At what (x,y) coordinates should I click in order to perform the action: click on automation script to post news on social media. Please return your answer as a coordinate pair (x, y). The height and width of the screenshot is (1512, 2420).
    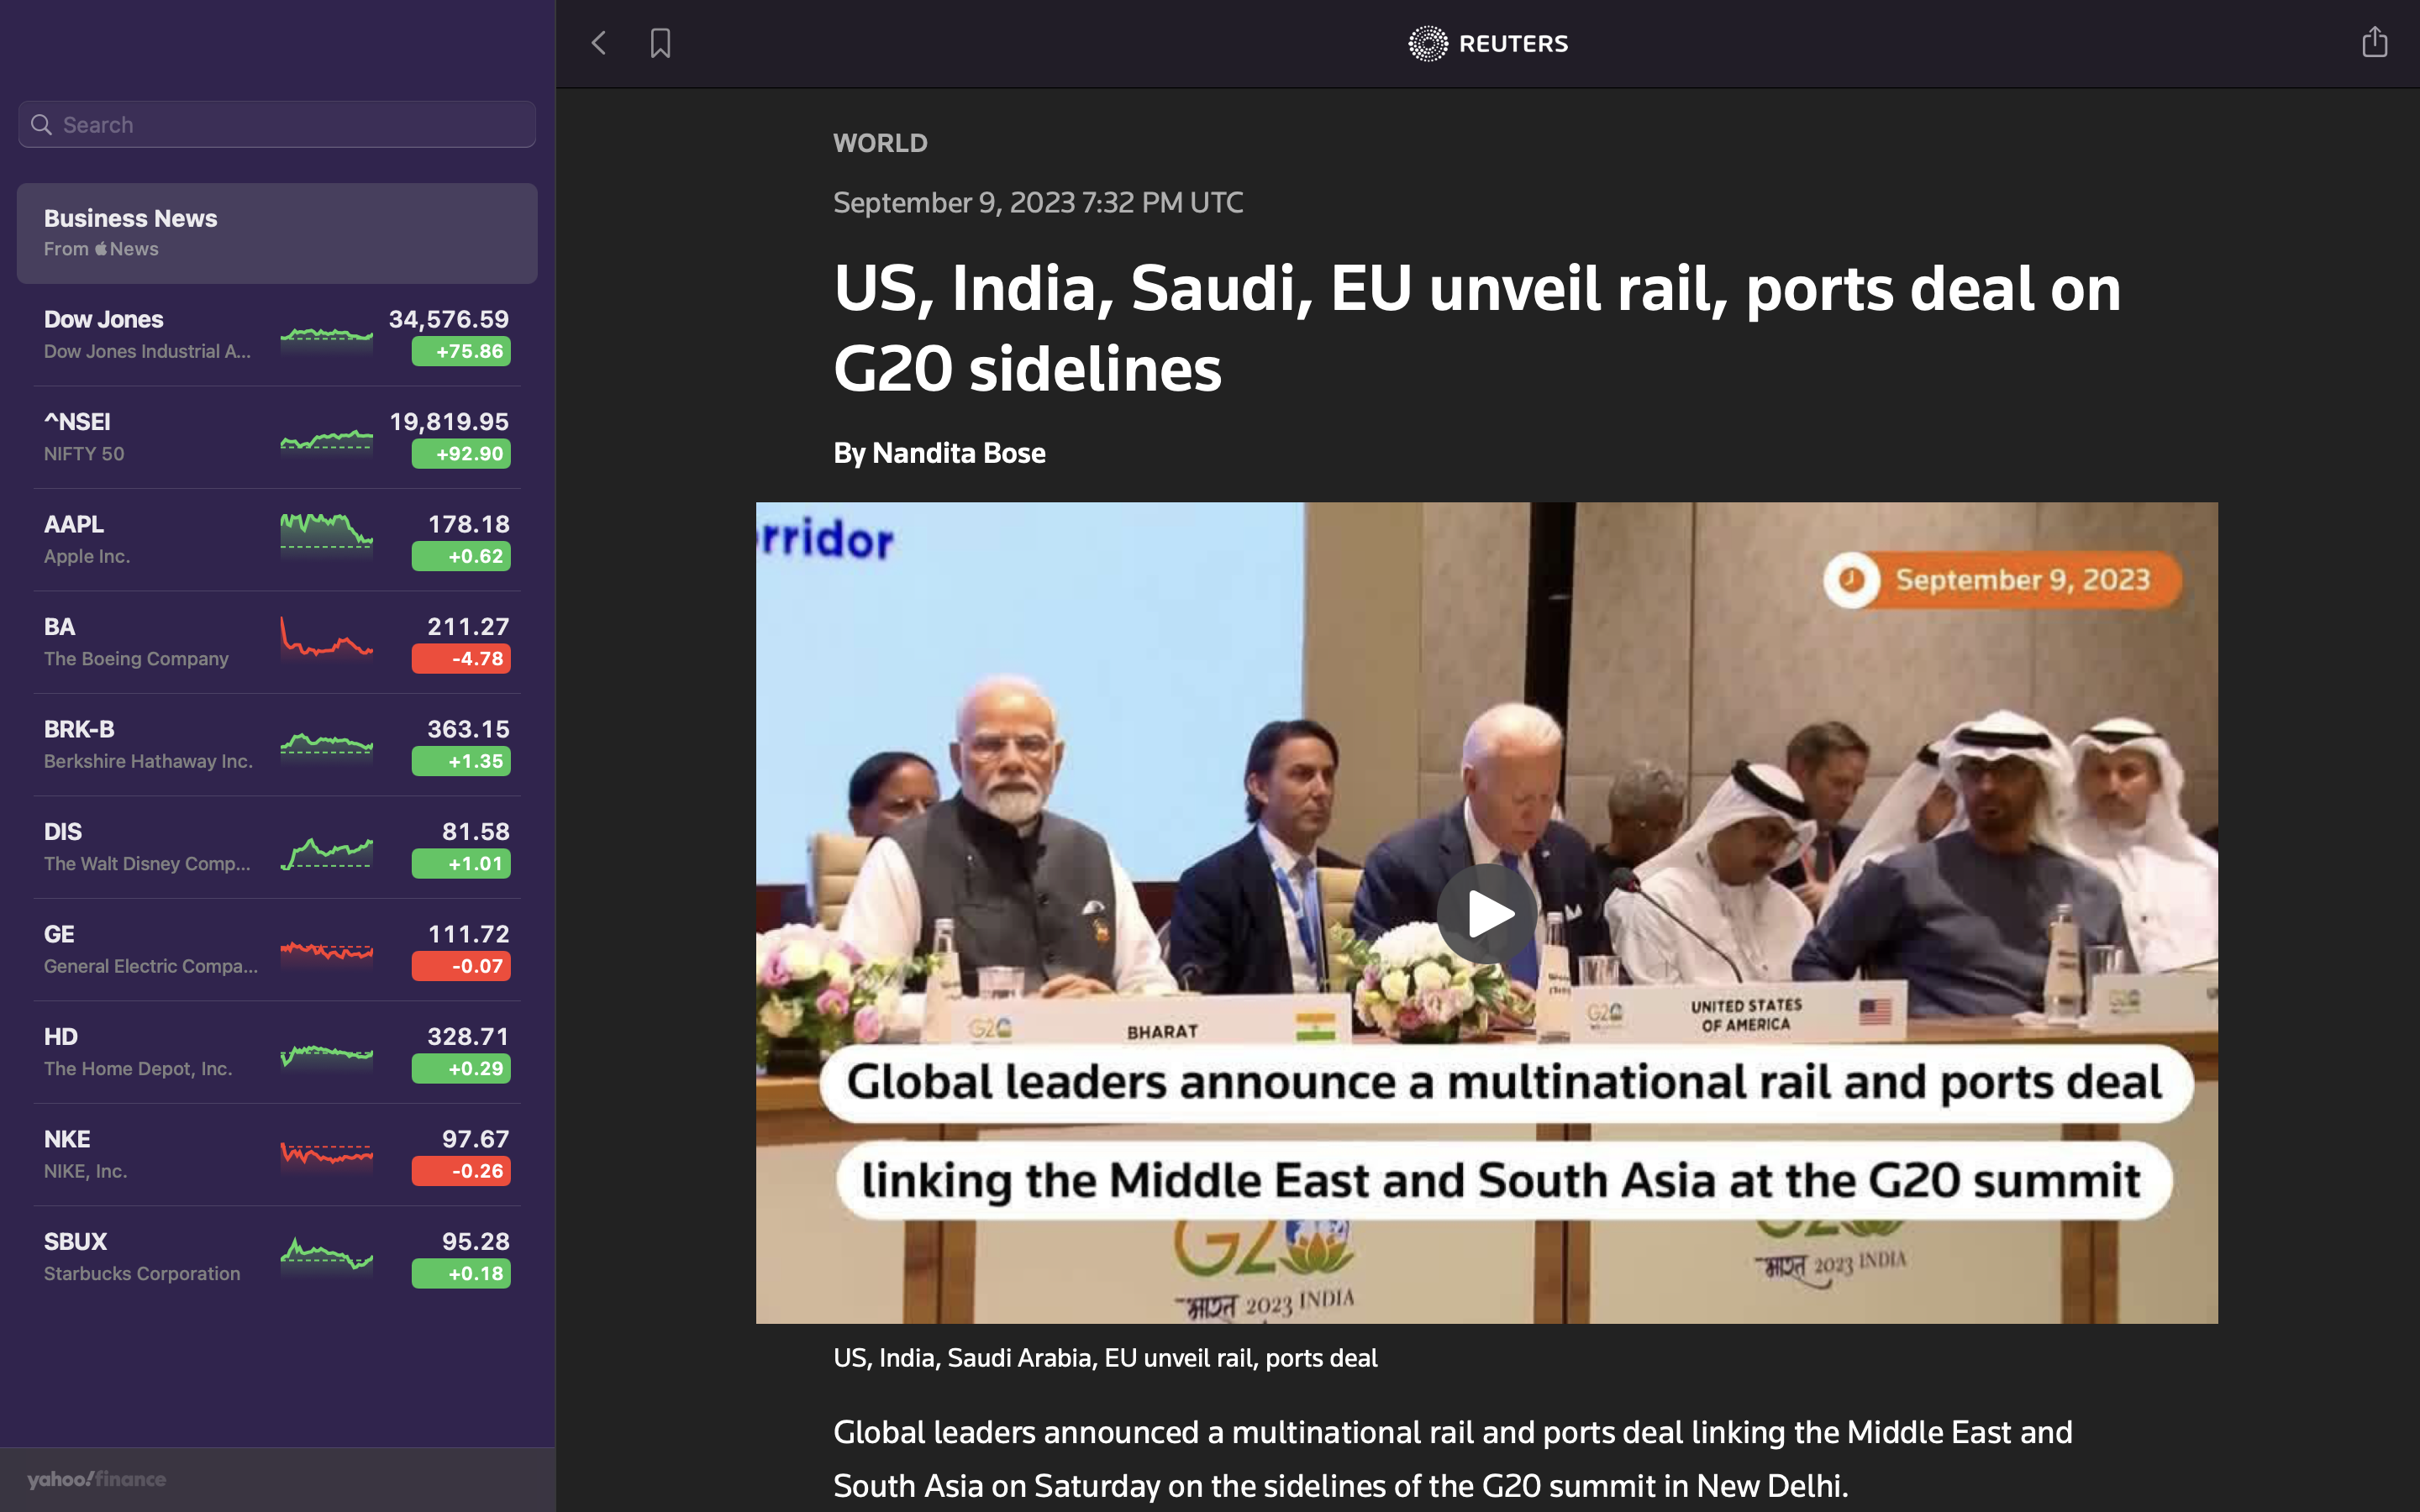
    Looking at the image, I should click on (2376, 39).